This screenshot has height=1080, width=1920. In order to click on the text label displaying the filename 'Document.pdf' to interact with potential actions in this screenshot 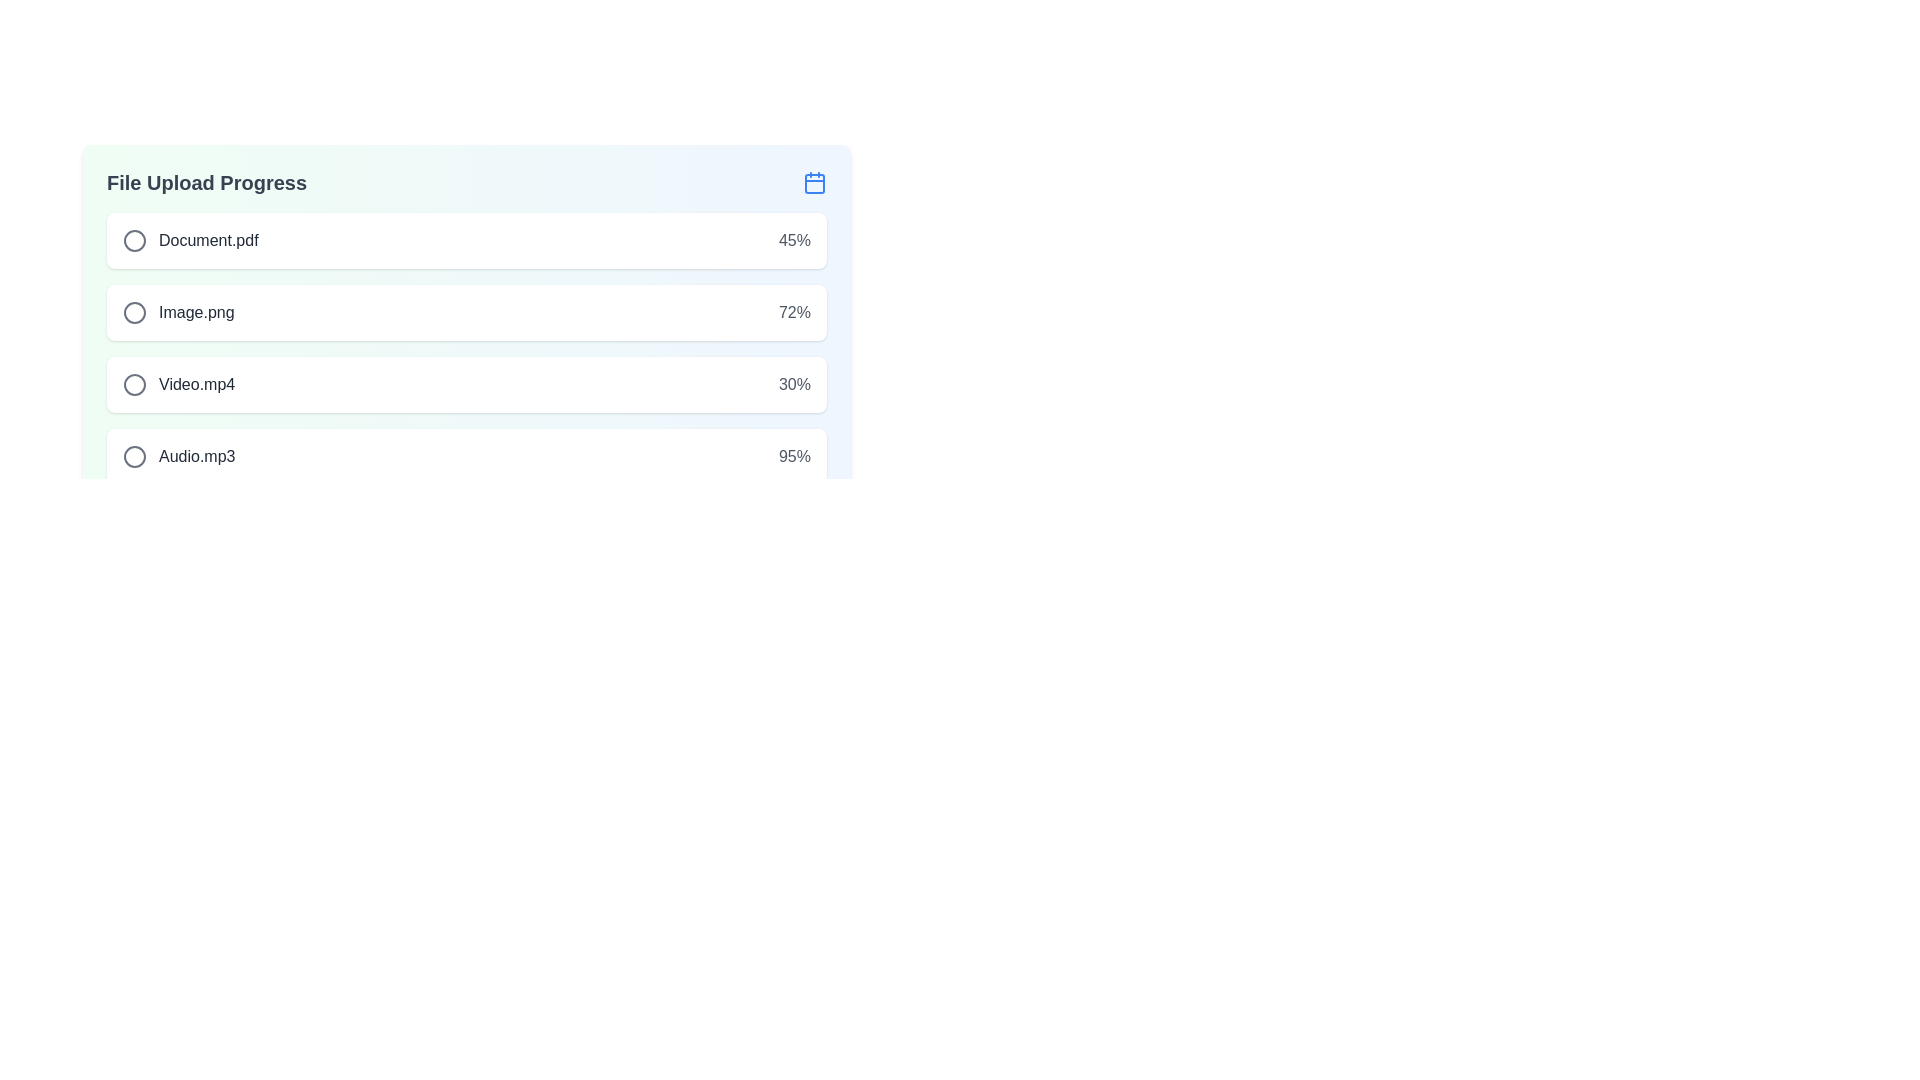, I will do `click(190, 239)`.